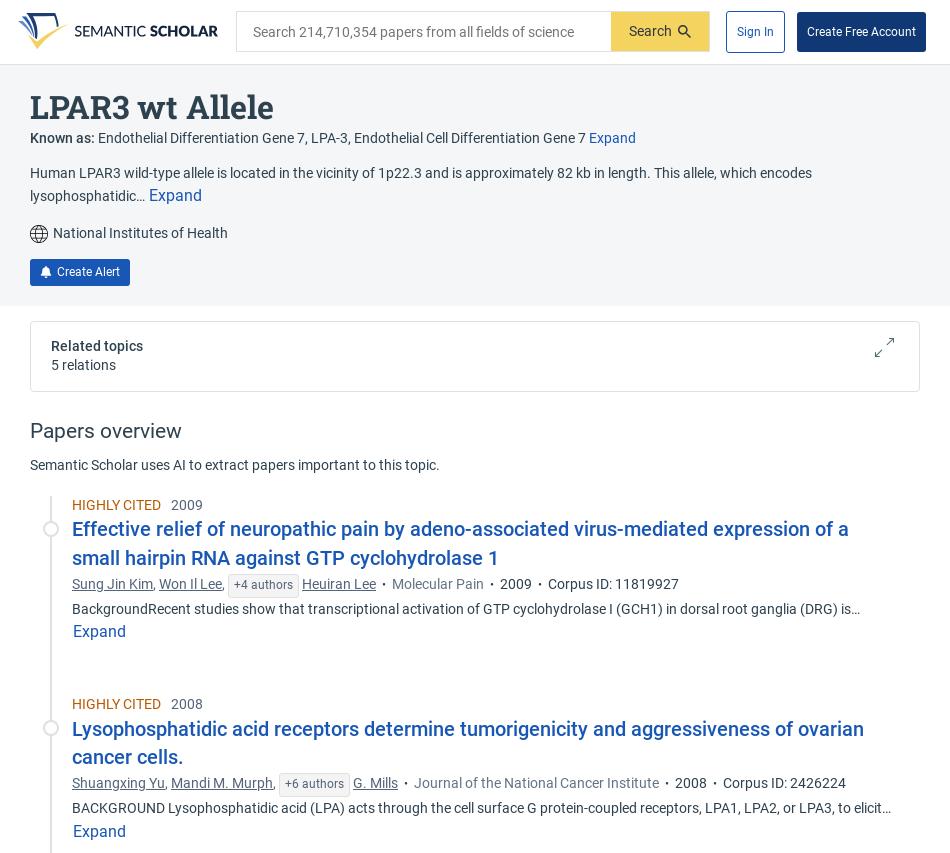  I want to click on '+6 authors', so click(313, 783).